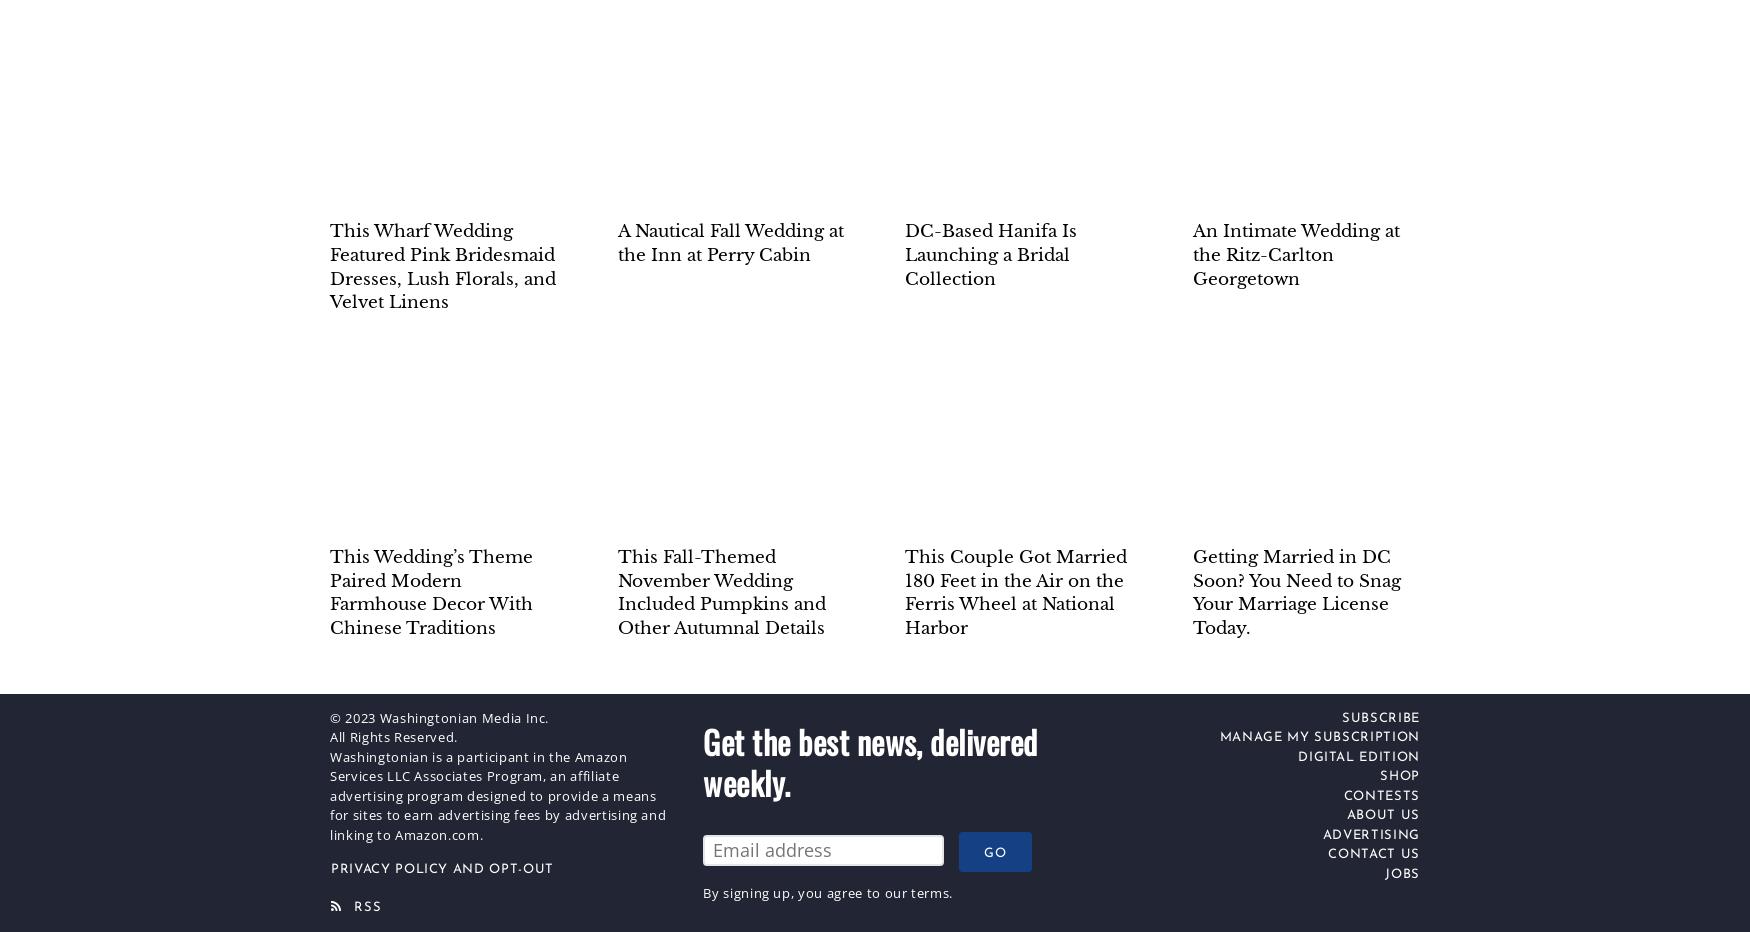 This screenshot has width=1750, height=932. I want to click on 'Contact Us', so click(1373, 853).